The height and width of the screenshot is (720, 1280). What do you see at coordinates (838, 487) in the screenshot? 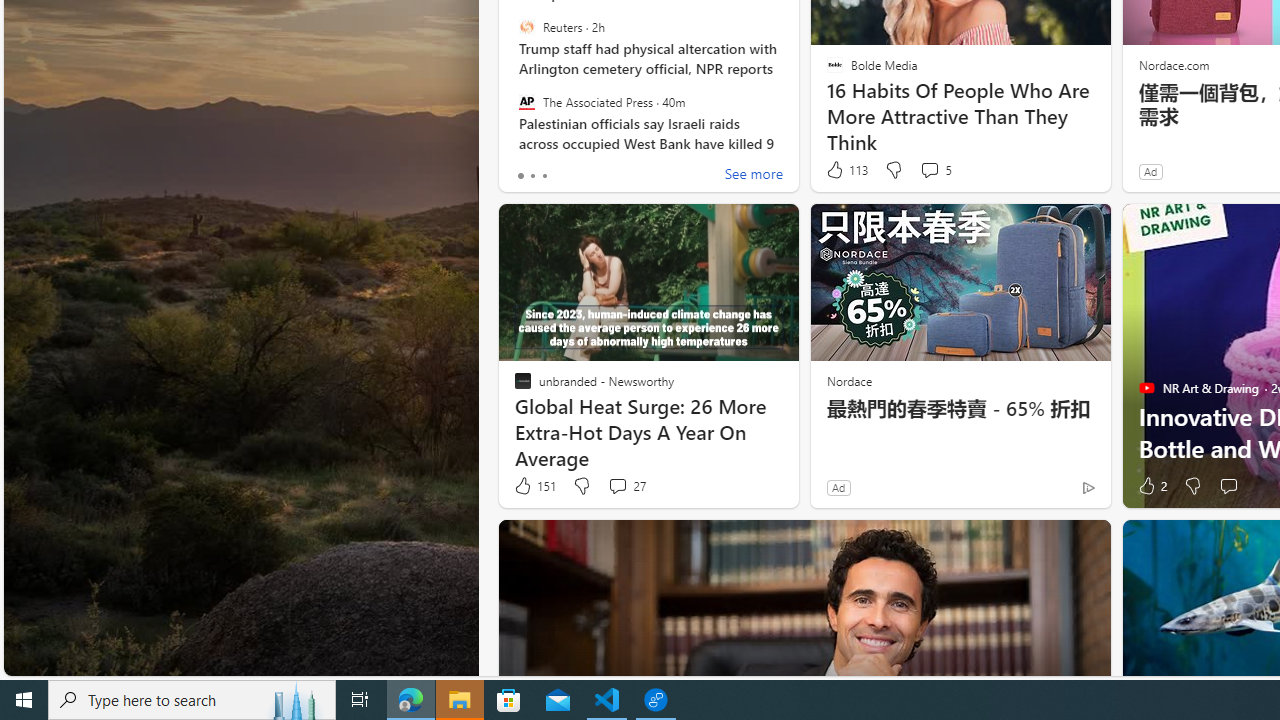
I see `'Ad'` at bounding box center [838, 487].